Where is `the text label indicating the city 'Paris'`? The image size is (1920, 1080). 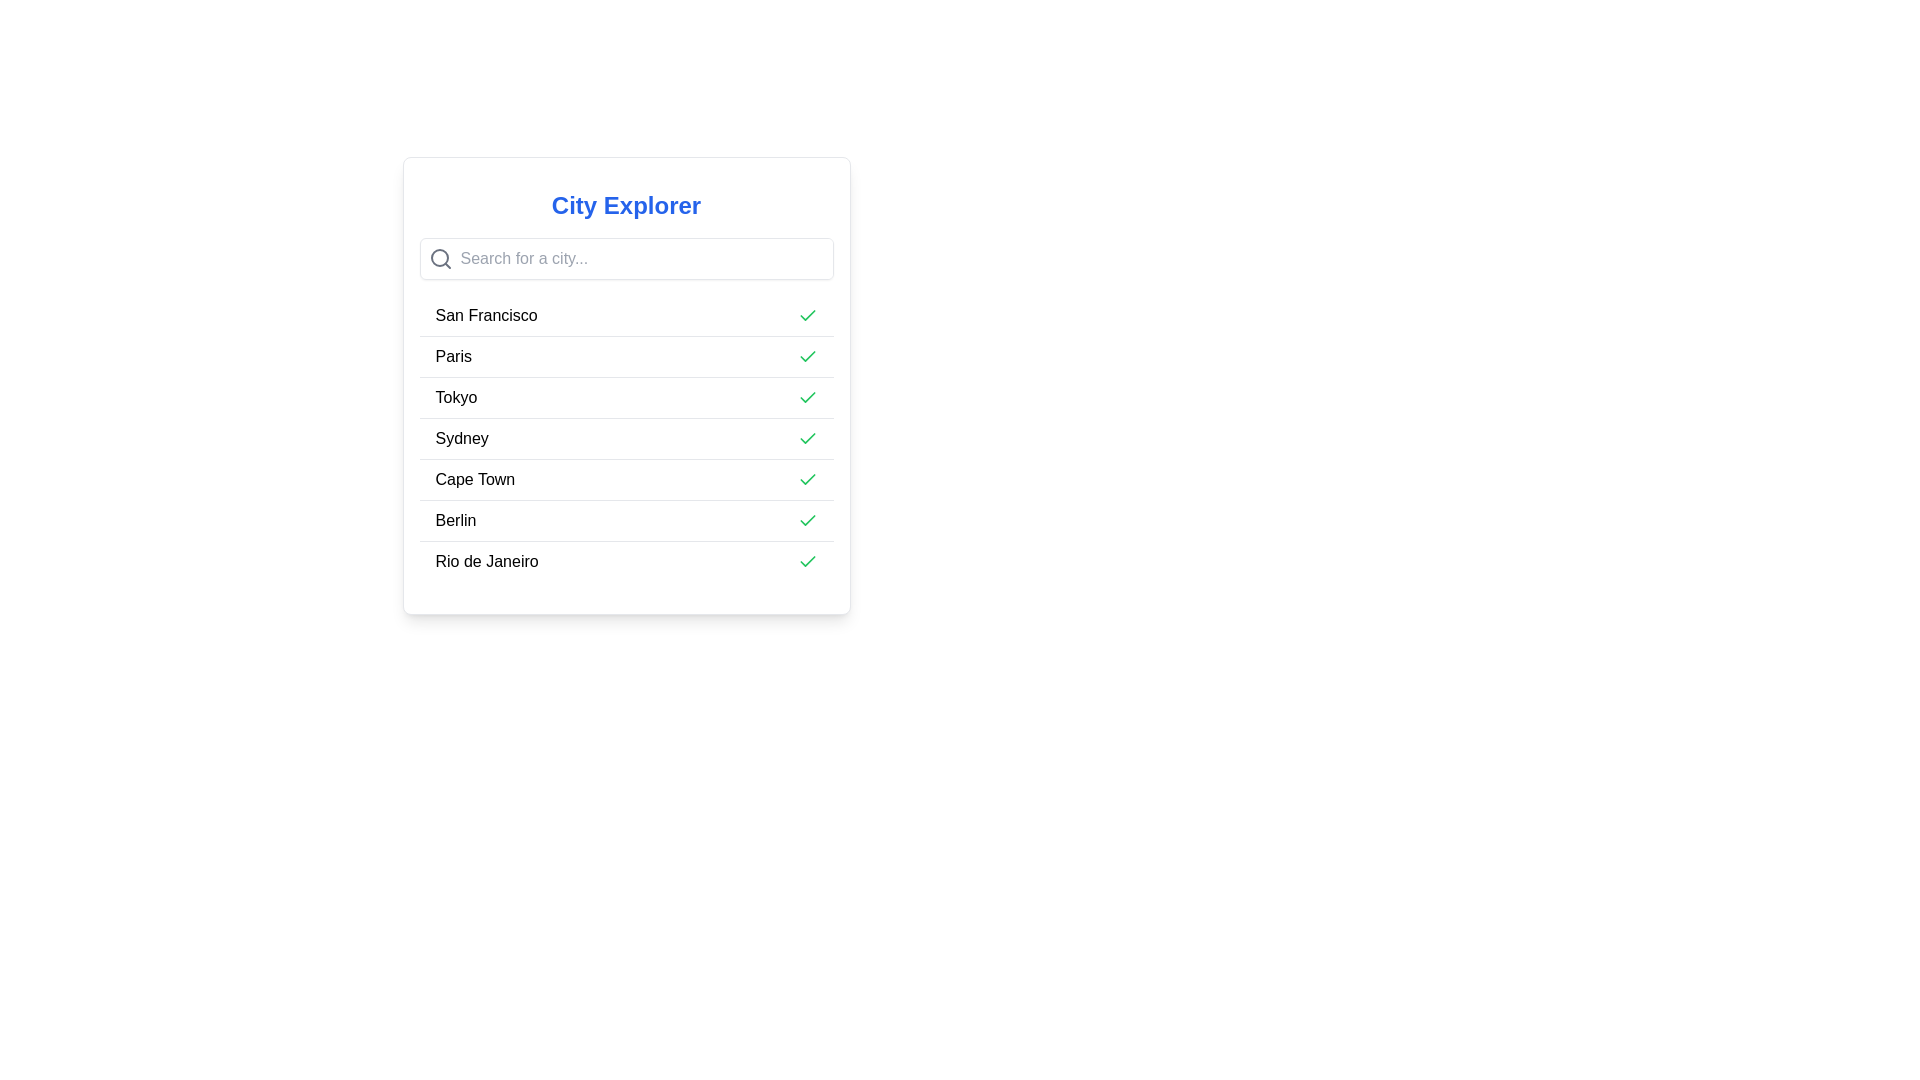
the text label indicating the city 'Paris' is located at coordinates (452, 356).